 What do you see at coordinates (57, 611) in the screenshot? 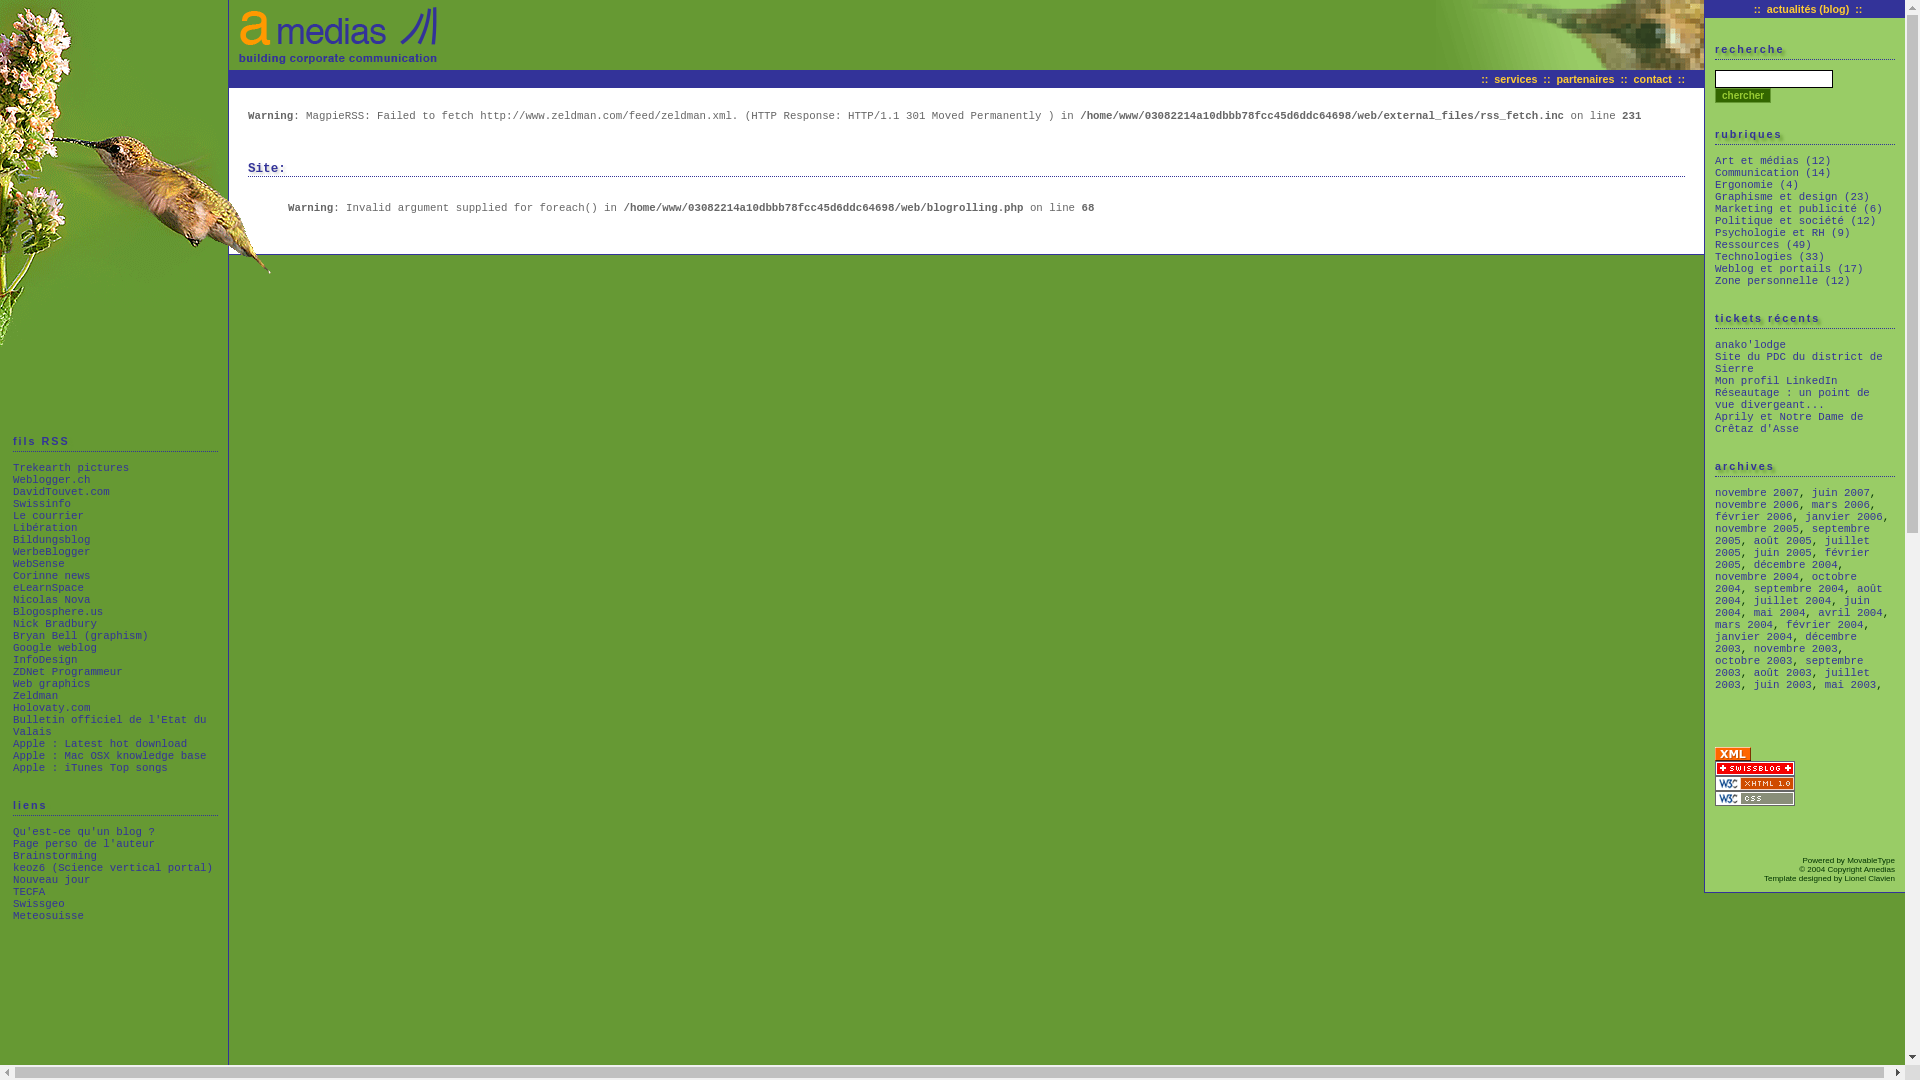
I see `'Blogosphere.us'` at bounding box center [57, 611].